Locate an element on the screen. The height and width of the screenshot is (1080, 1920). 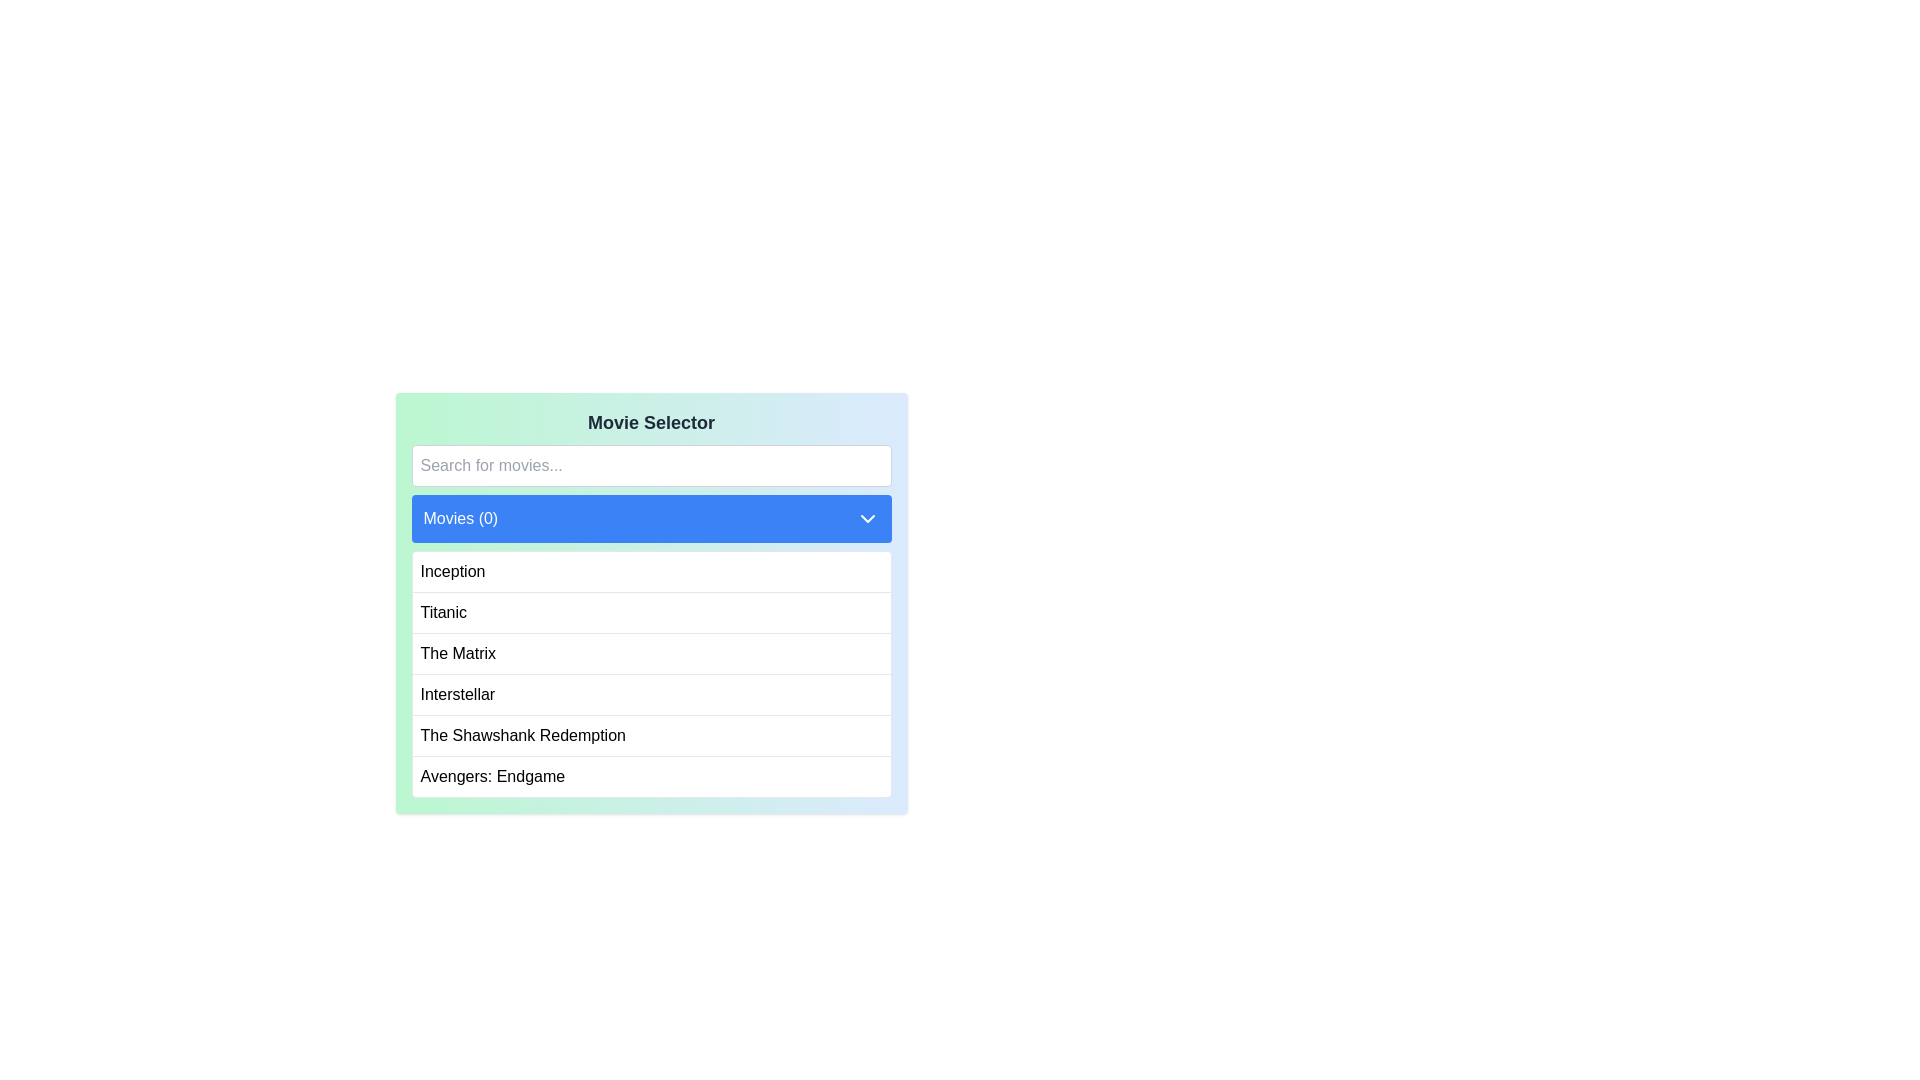
the second item in the dropdown movie selector, which is located between 'Inception' and 'The Matrix' is located at coordinates (442, 612).